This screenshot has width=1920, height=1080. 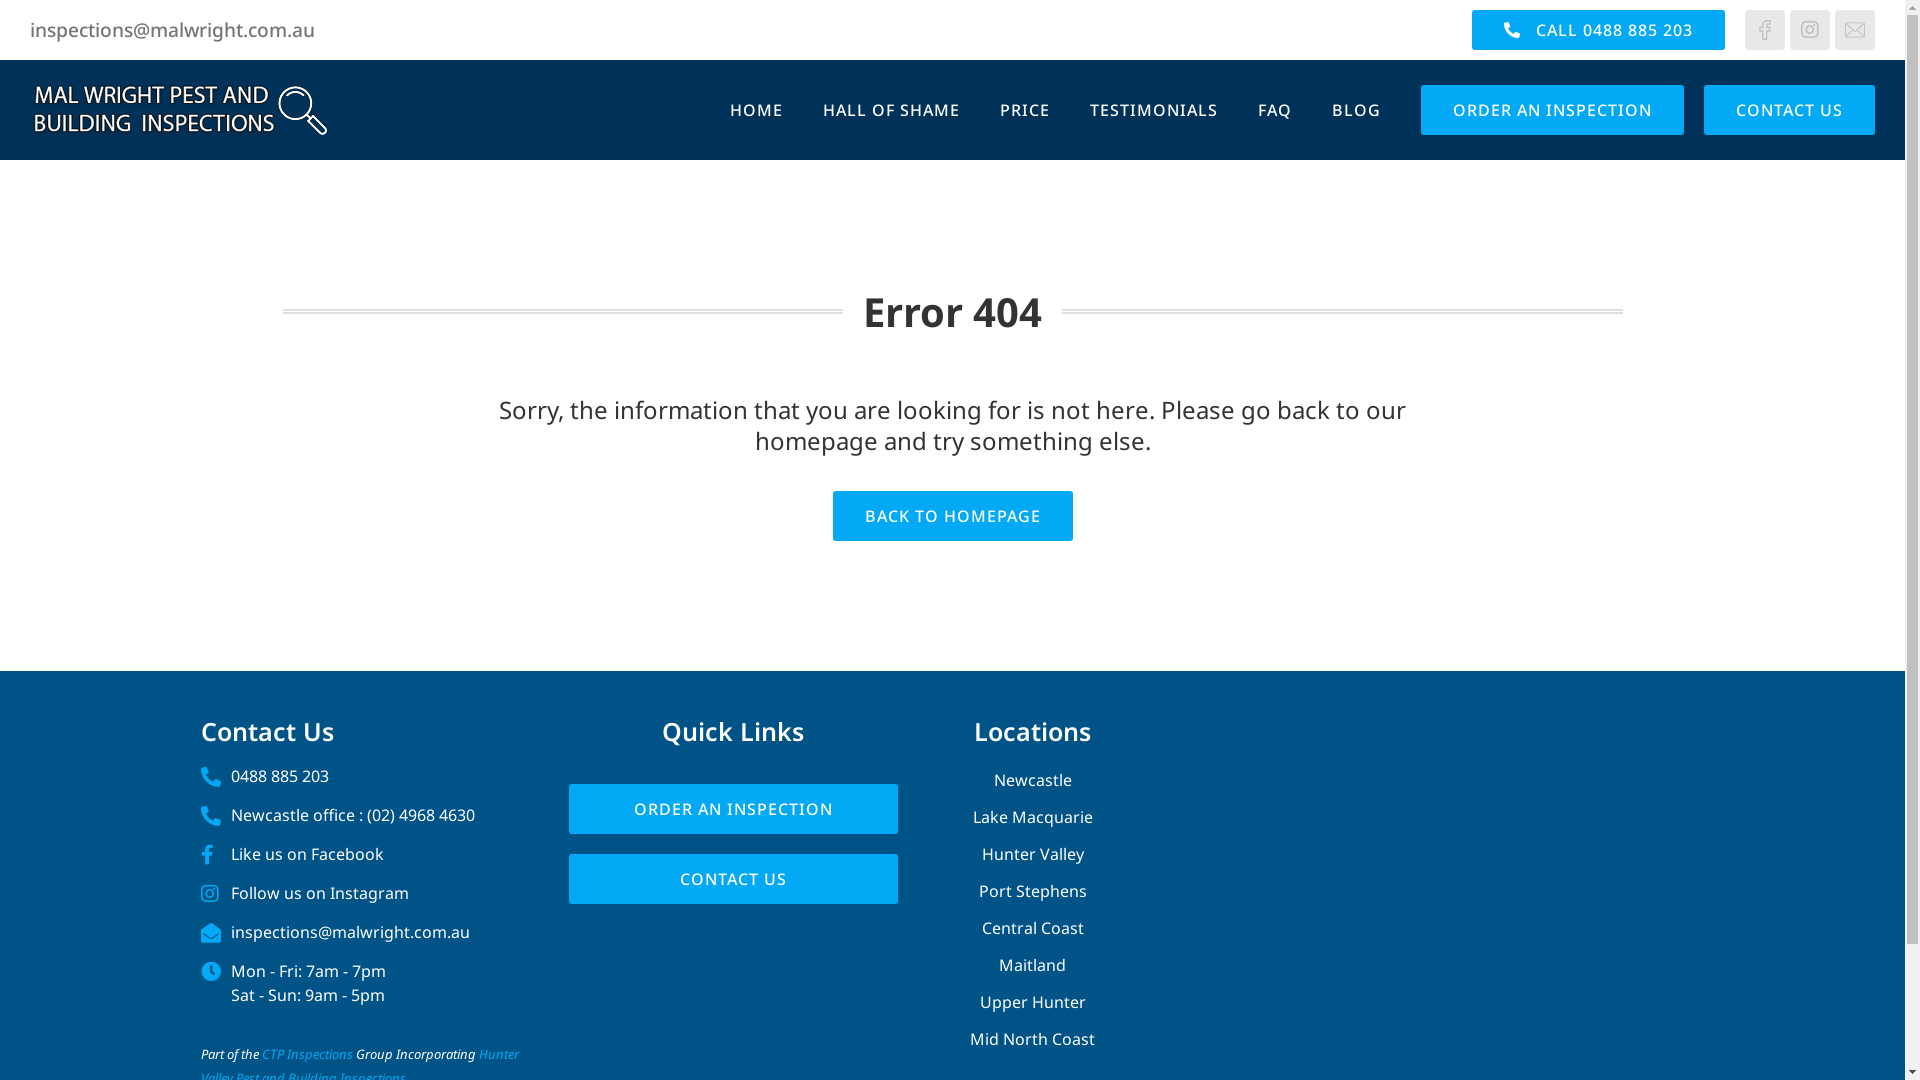 What do you see at coordinates (1274, 110) in the screenshot?
I see `'FAQ'` at bounding box center [1274, 110].